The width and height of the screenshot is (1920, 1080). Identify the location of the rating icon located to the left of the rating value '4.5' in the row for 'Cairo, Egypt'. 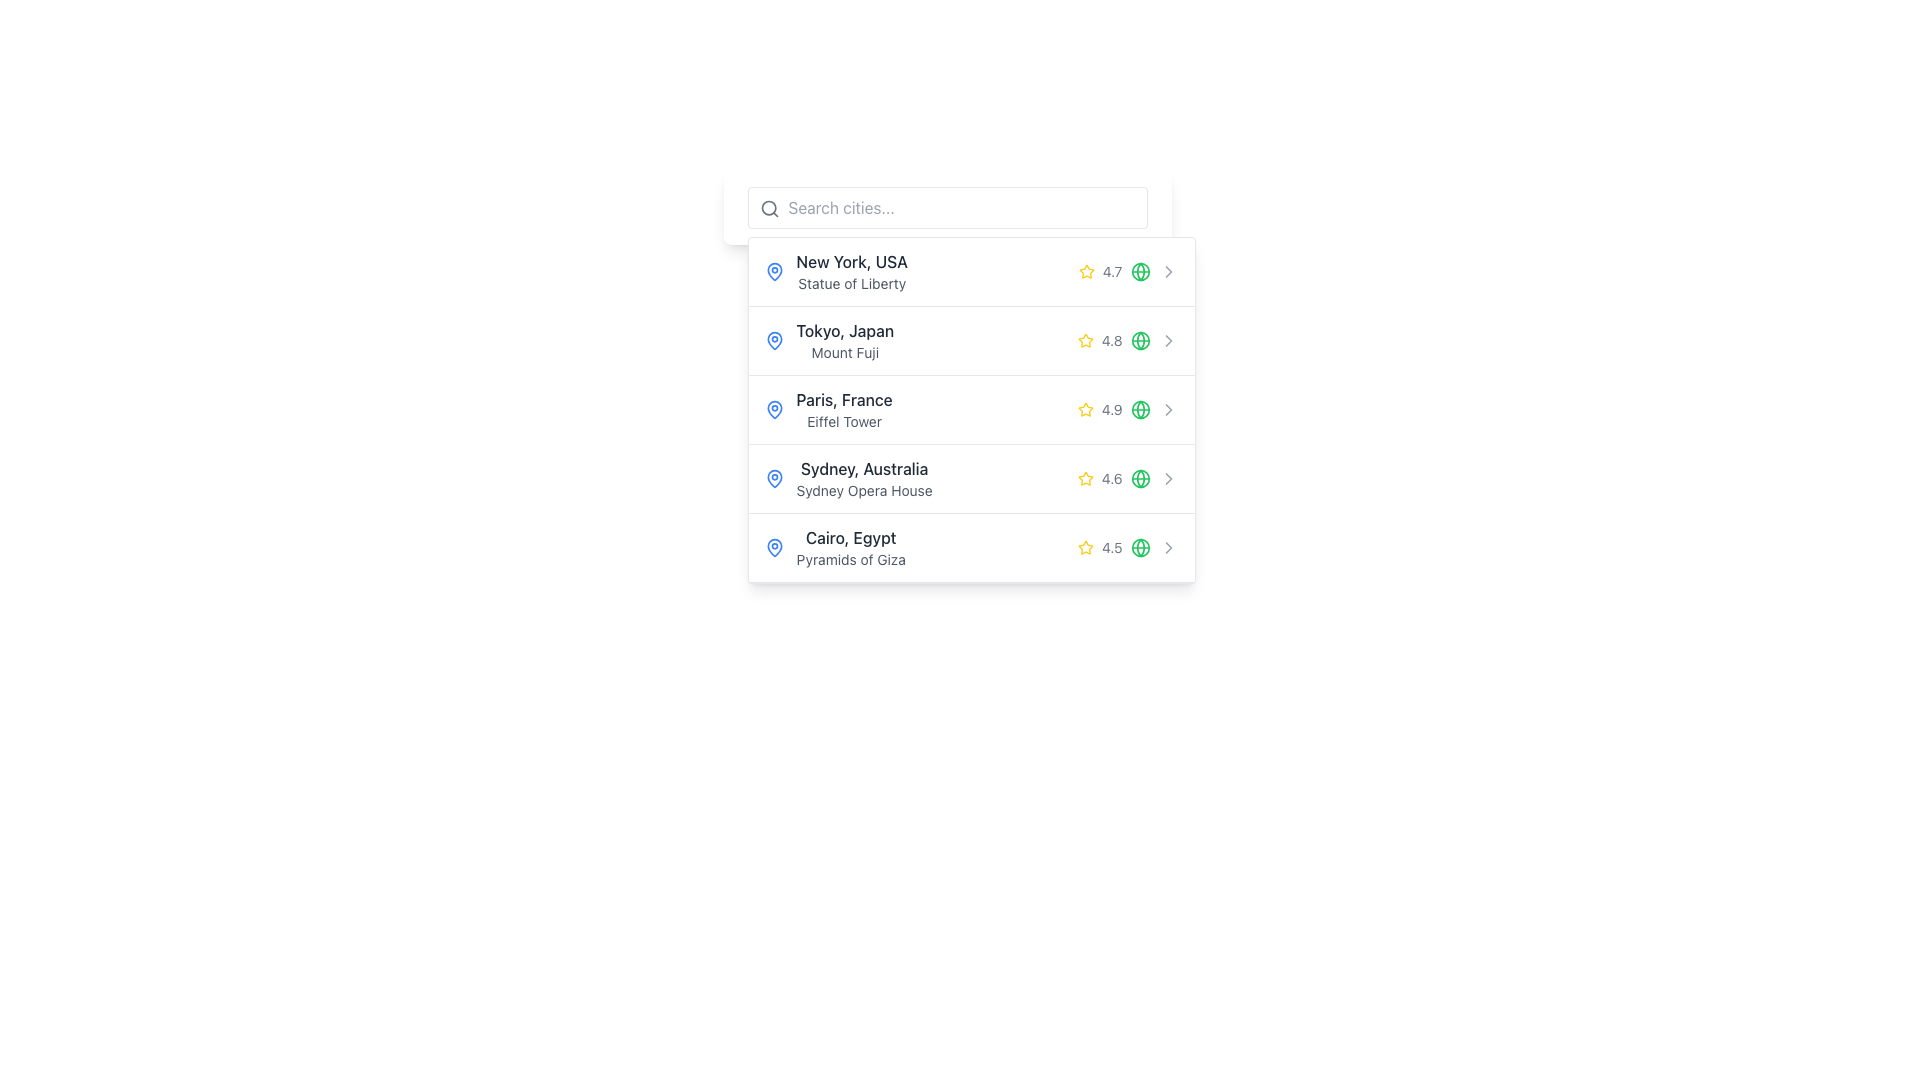
(1085, 547).